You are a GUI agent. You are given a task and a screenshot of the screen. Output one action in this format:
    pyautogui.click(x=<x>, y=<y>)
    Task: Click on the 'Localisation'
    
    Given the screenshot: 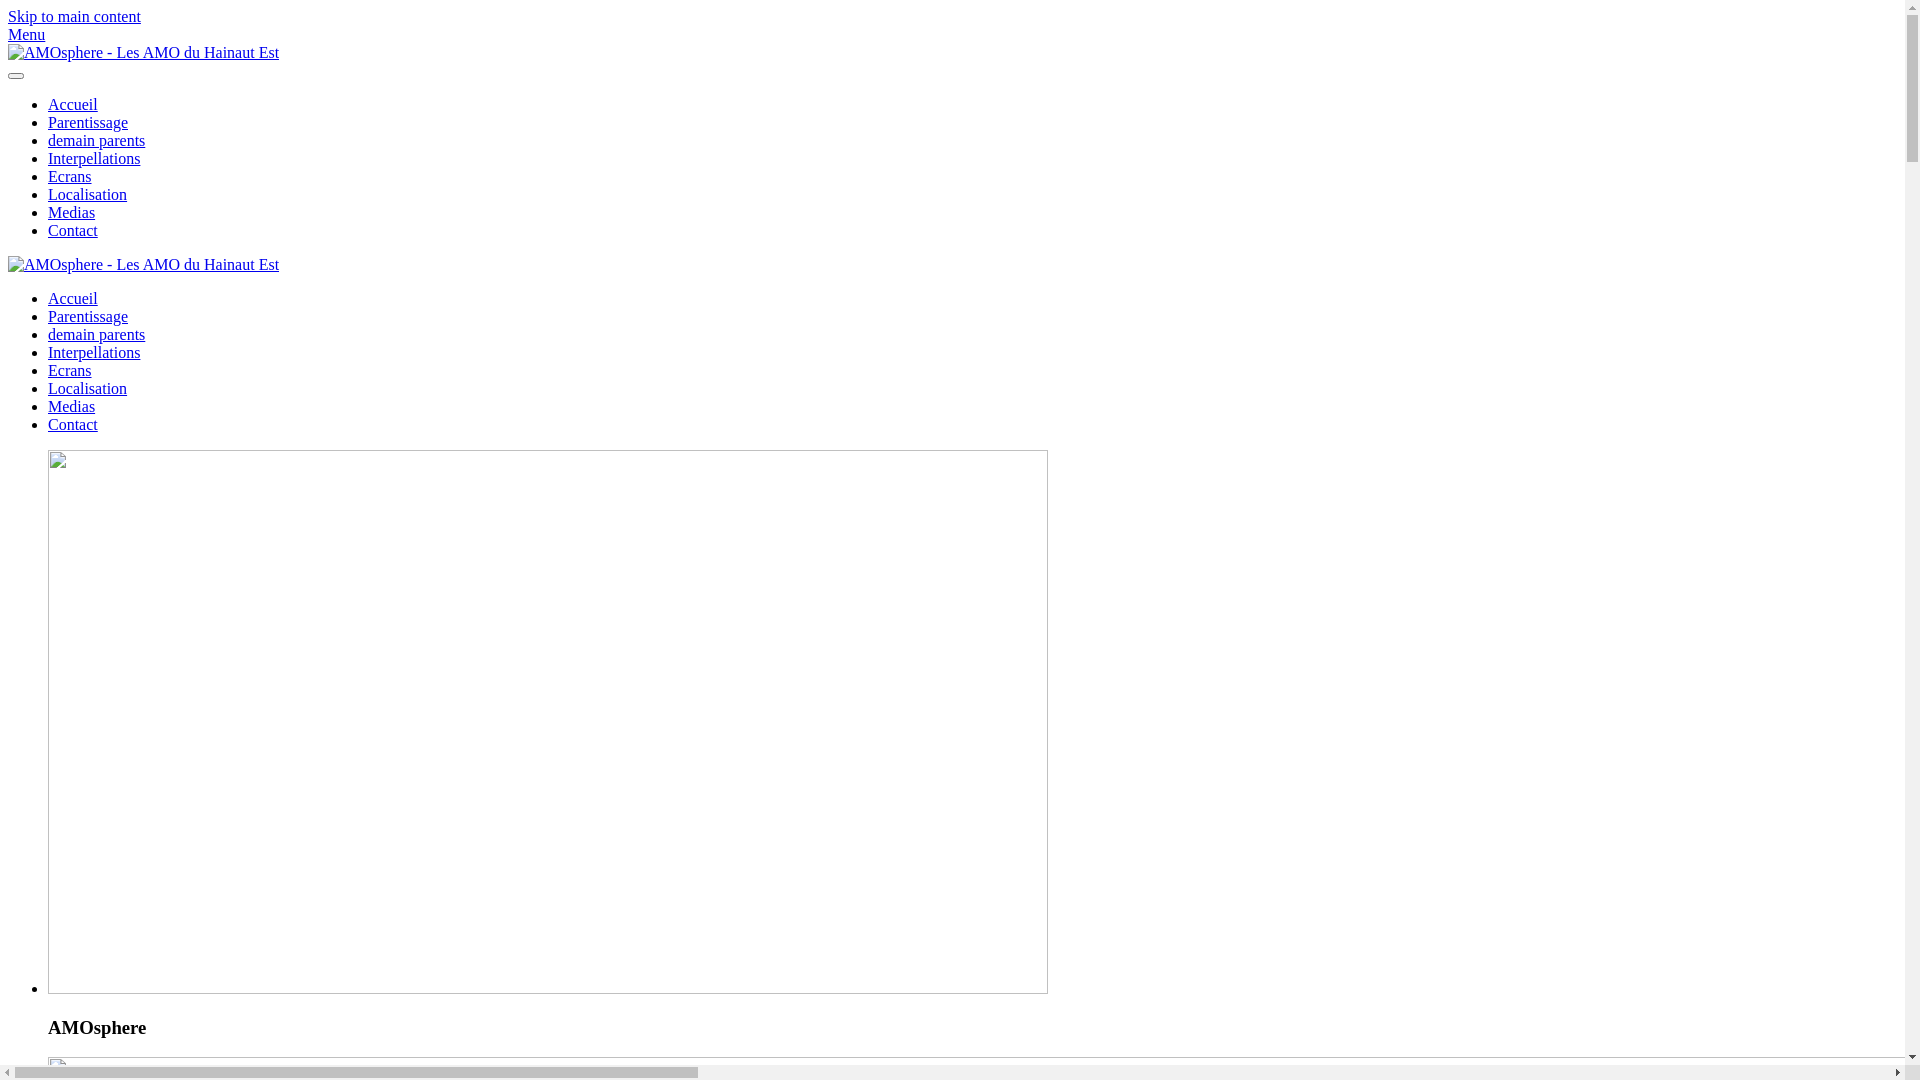 What is the action you would take?
    pyautogui.click(x=86, y=388)
    